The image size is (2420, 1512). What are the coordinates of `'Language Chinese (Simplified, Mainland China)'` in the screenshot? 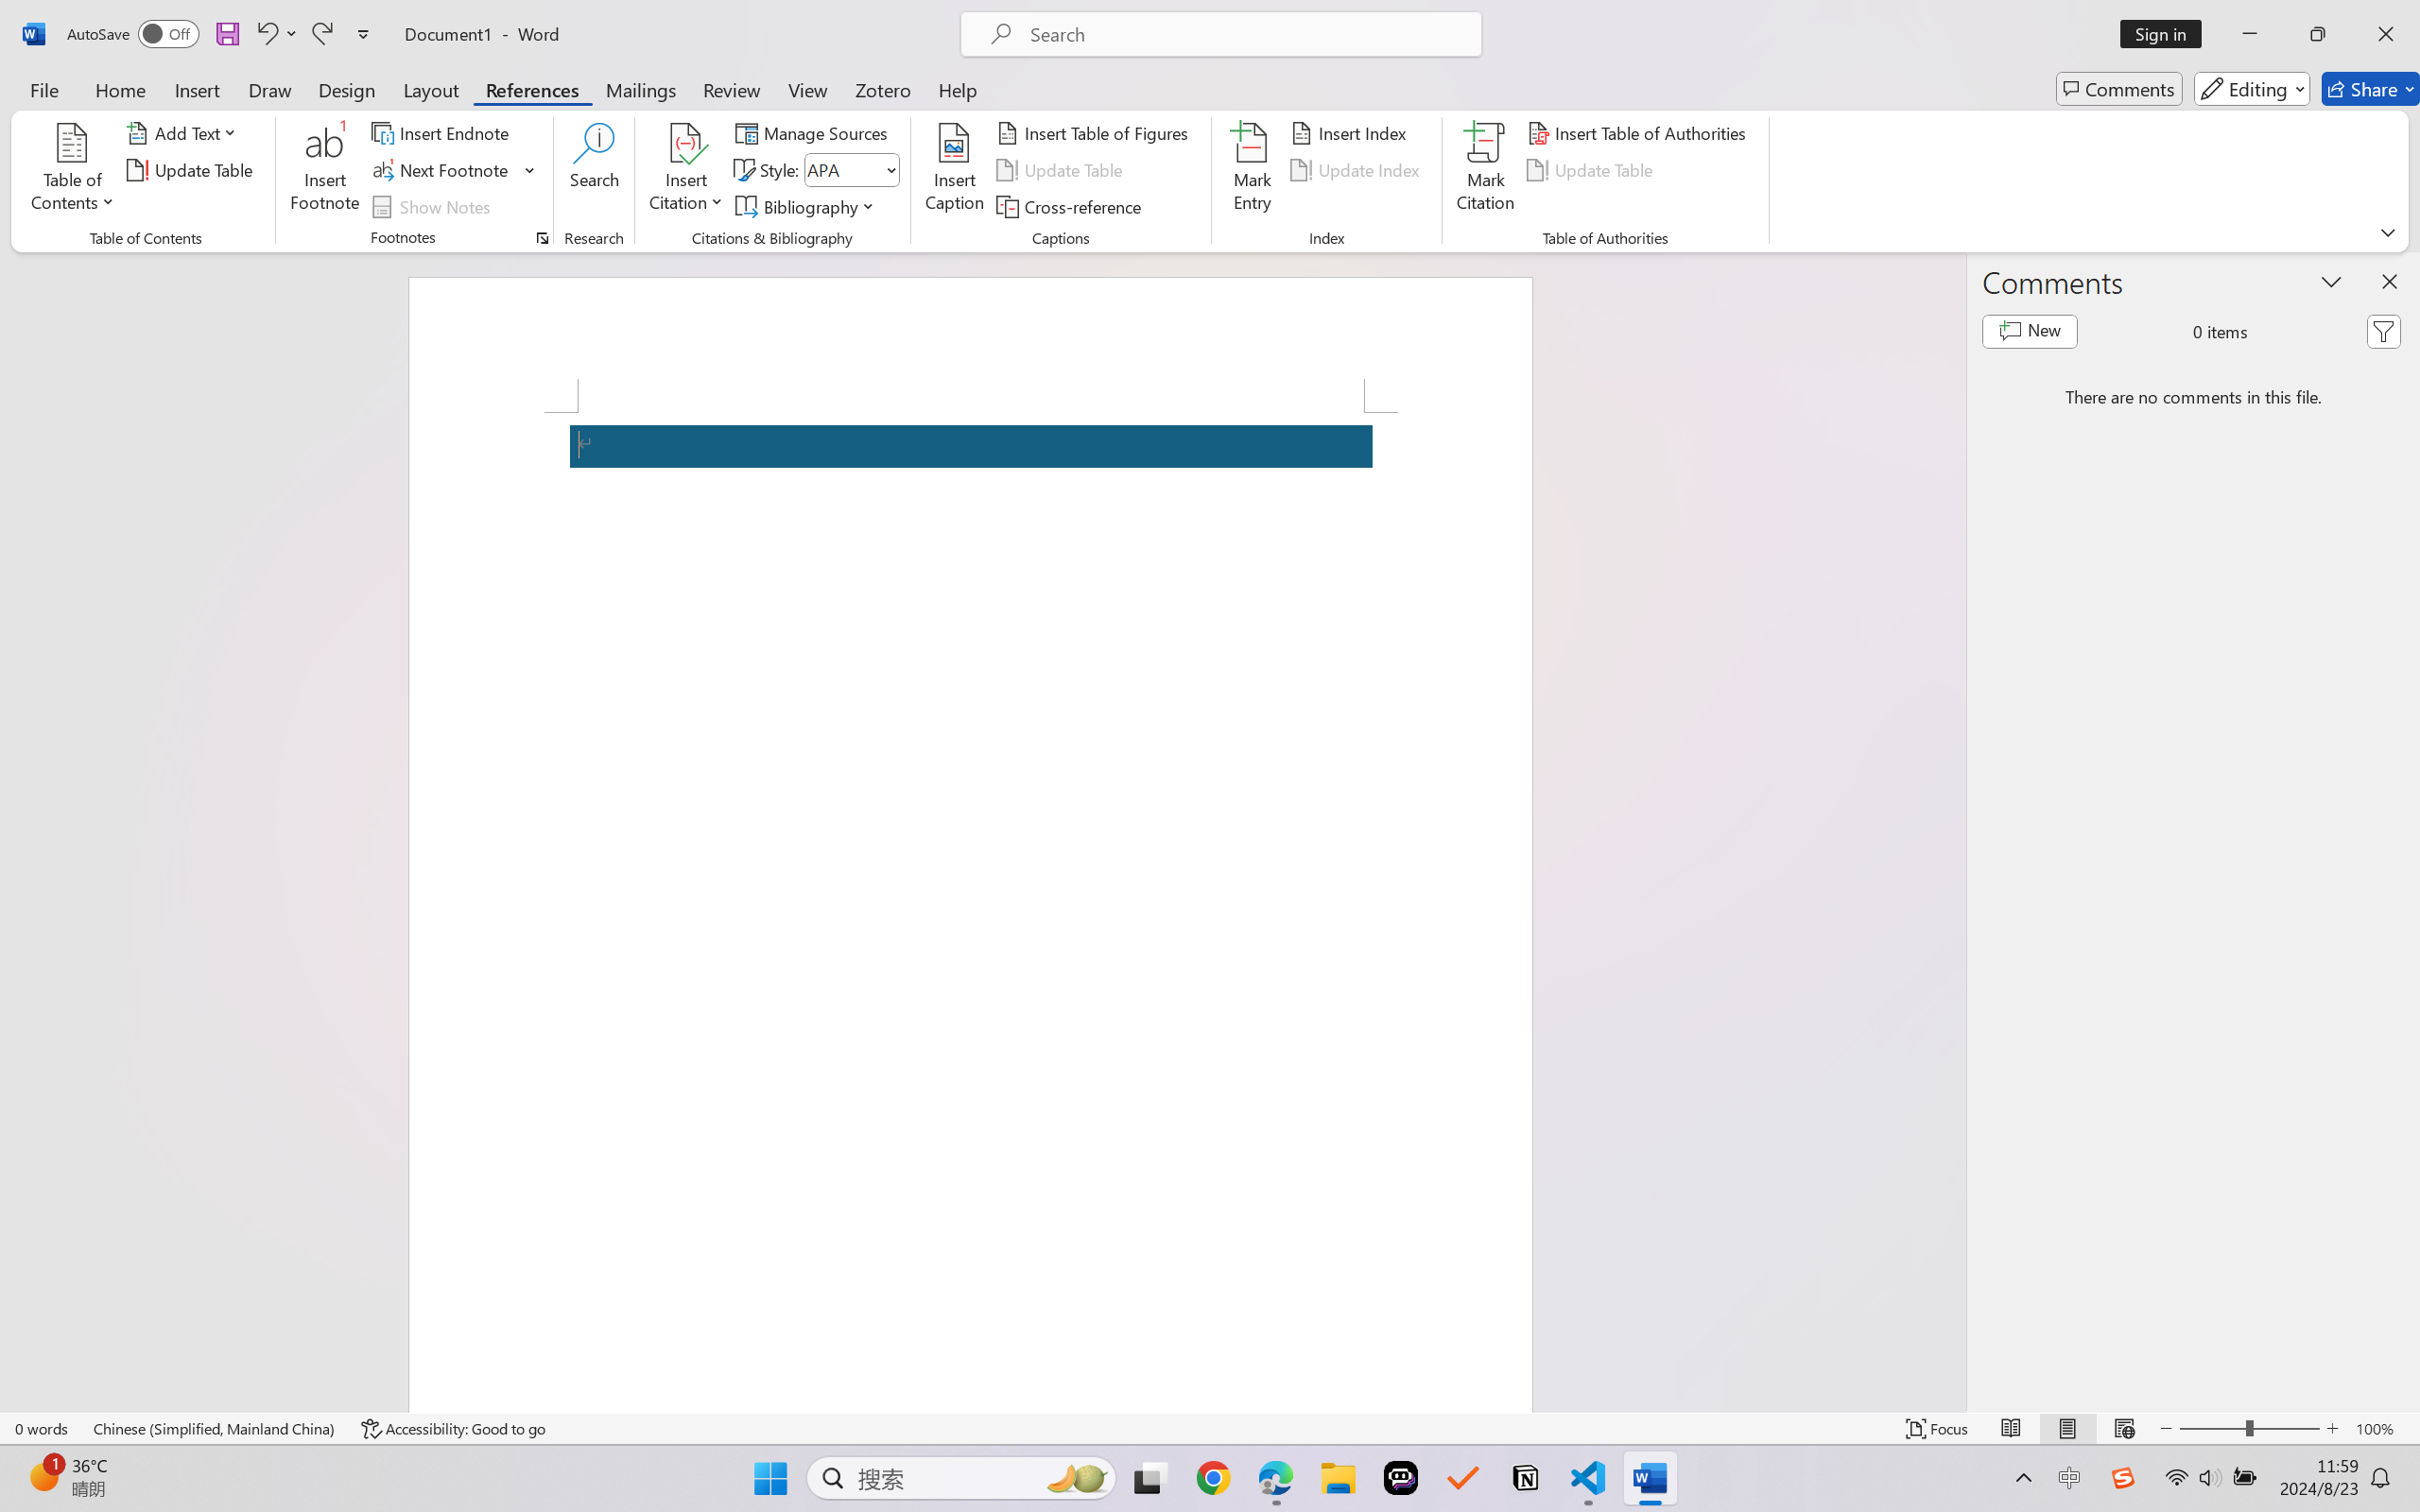 It's located at (214, 1428).